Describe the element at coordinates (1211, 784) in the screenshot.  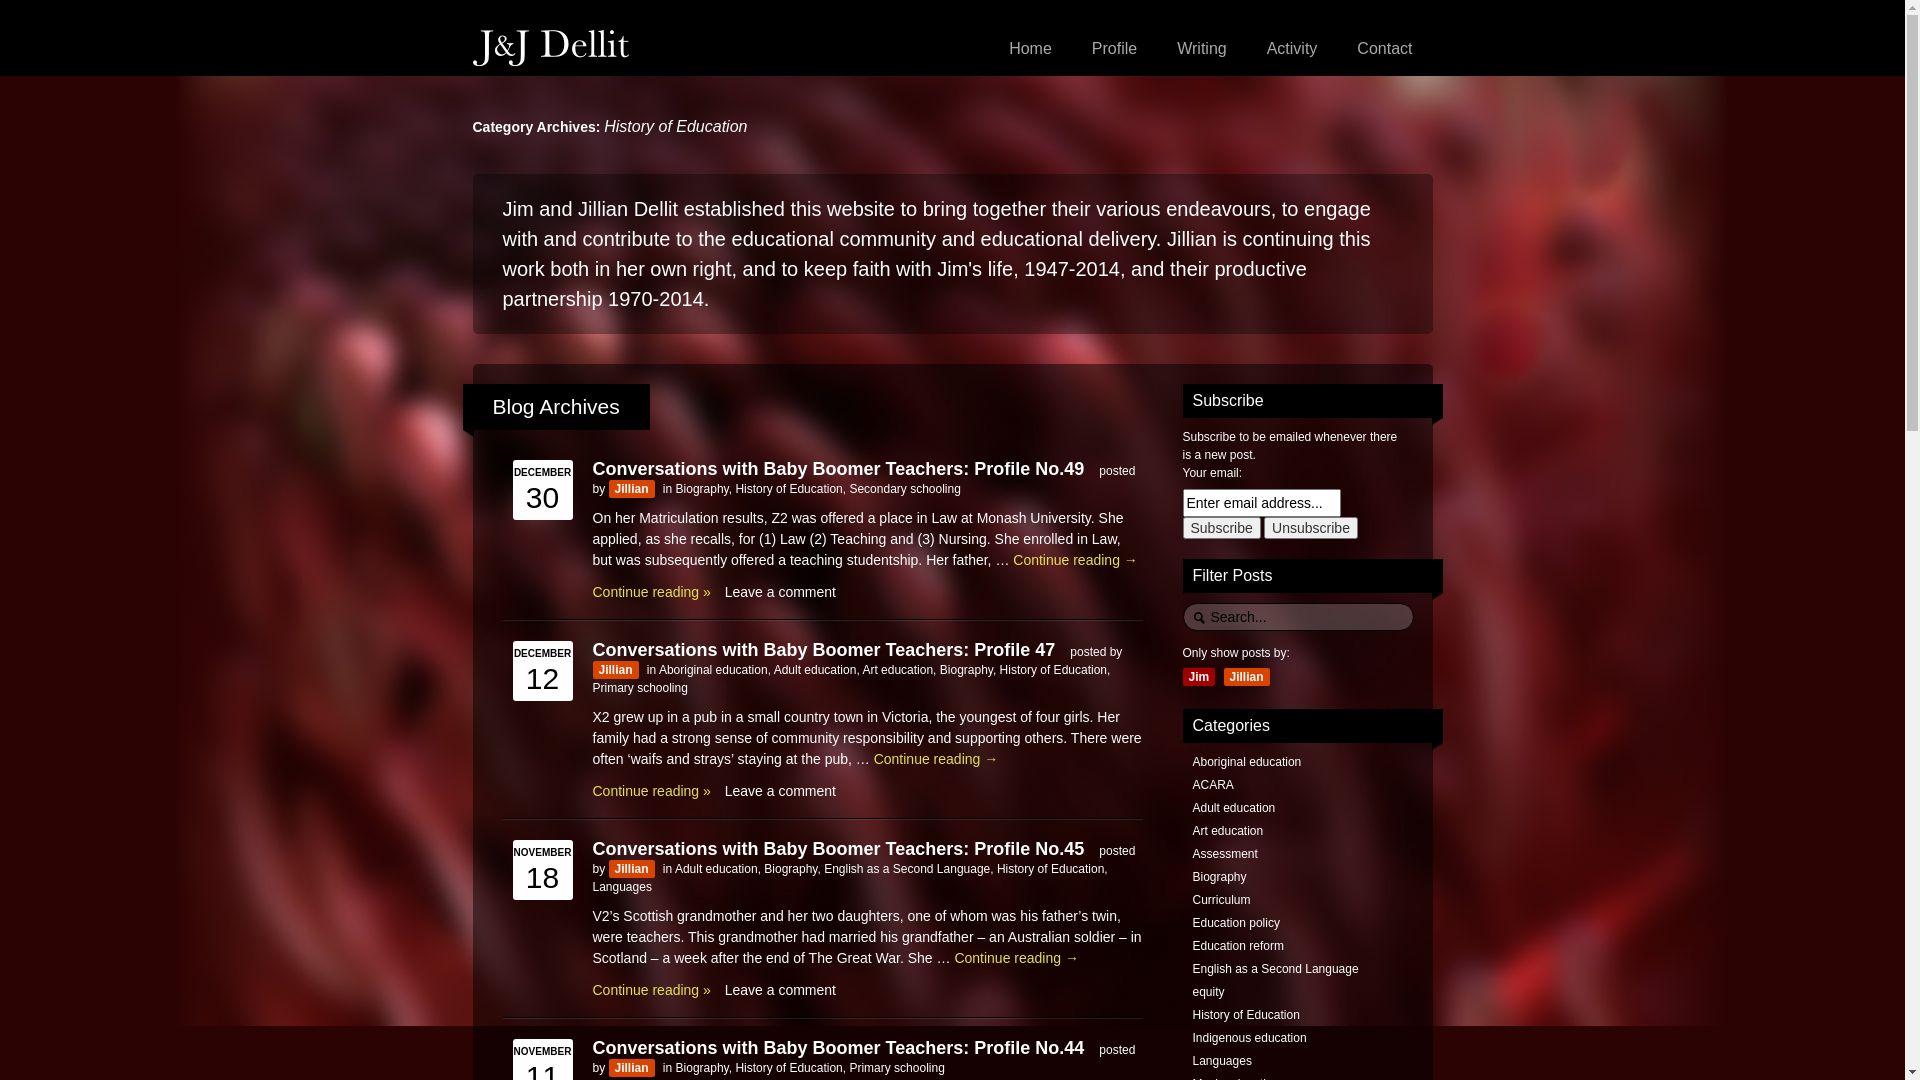
I see `'ACARA'` at that location.